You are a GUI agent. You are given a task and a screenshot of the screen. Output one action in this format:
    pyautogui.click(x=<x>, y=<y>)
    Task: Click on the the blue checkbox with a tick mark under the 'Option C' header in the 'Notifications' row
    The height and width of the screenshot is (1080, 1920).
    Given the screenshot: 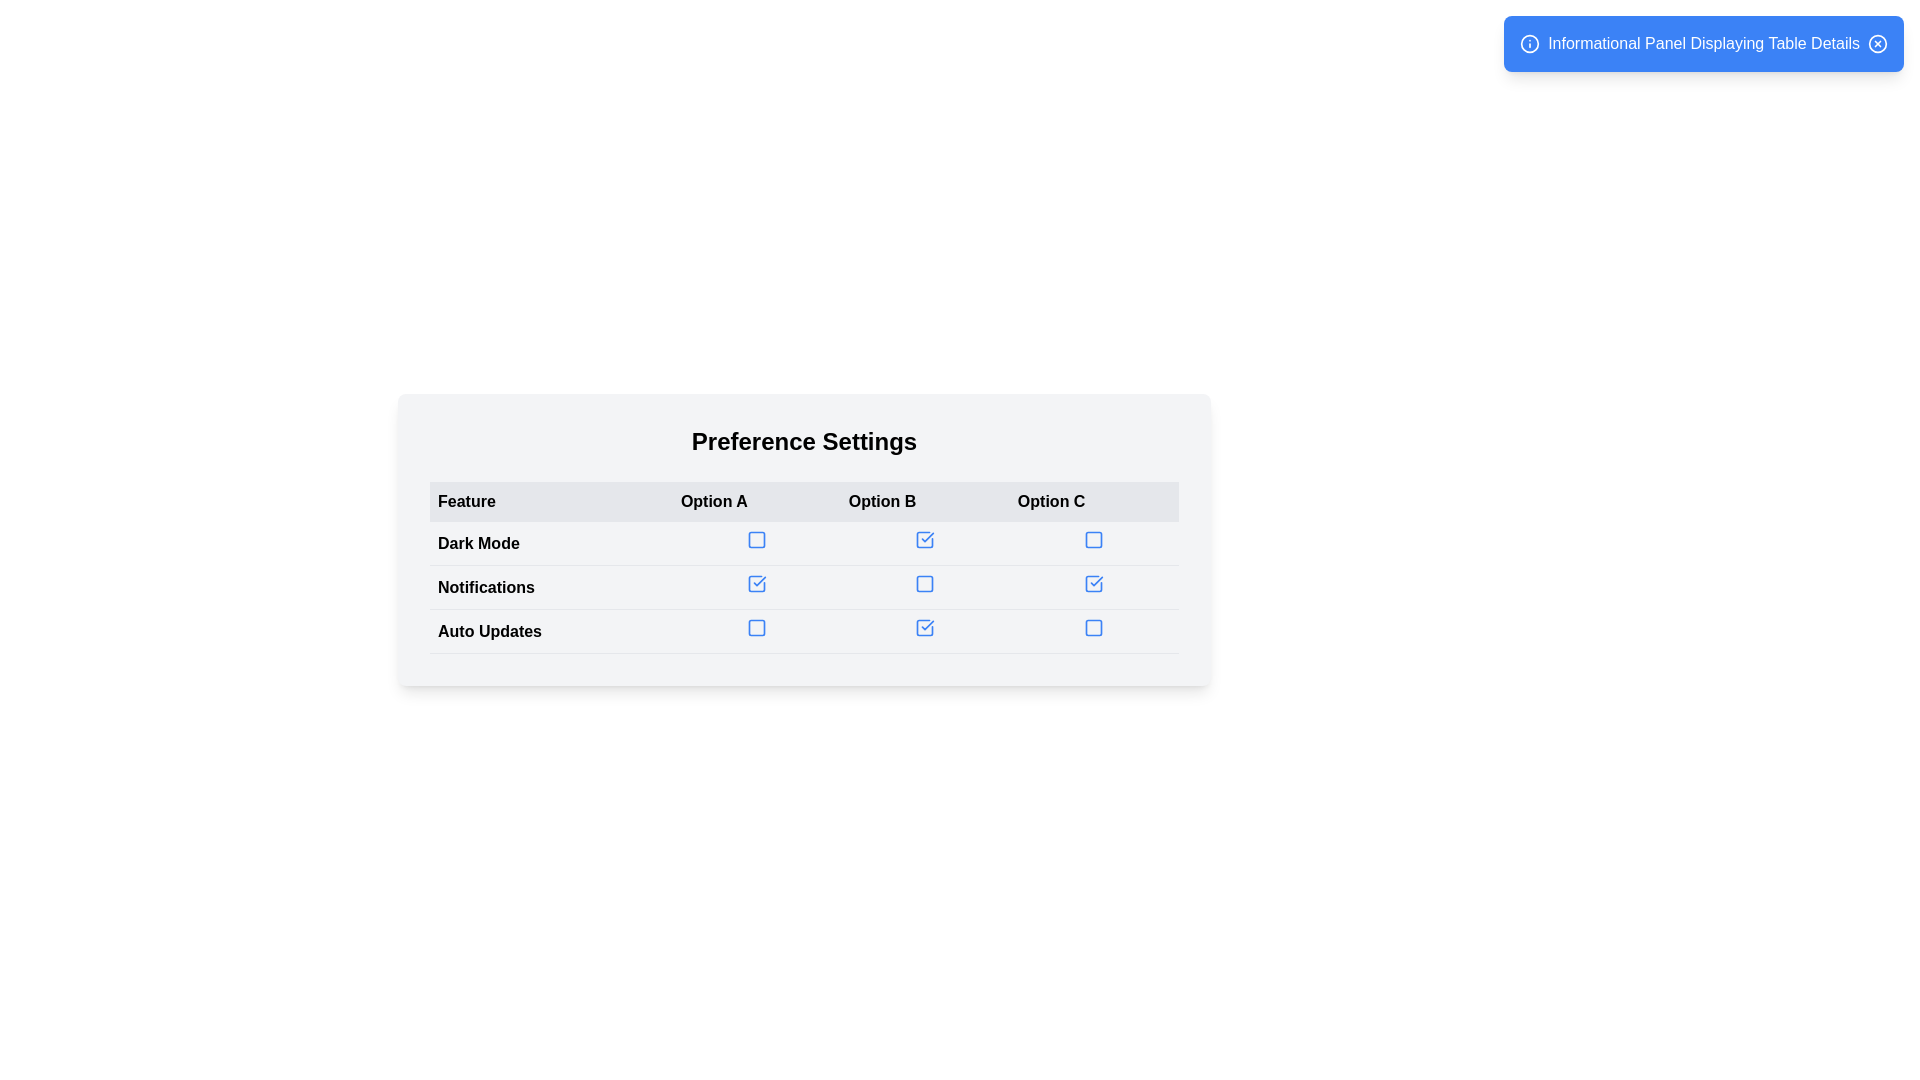 What is the action you would take?
    pyautogui.click(x=1093, y=586)
    